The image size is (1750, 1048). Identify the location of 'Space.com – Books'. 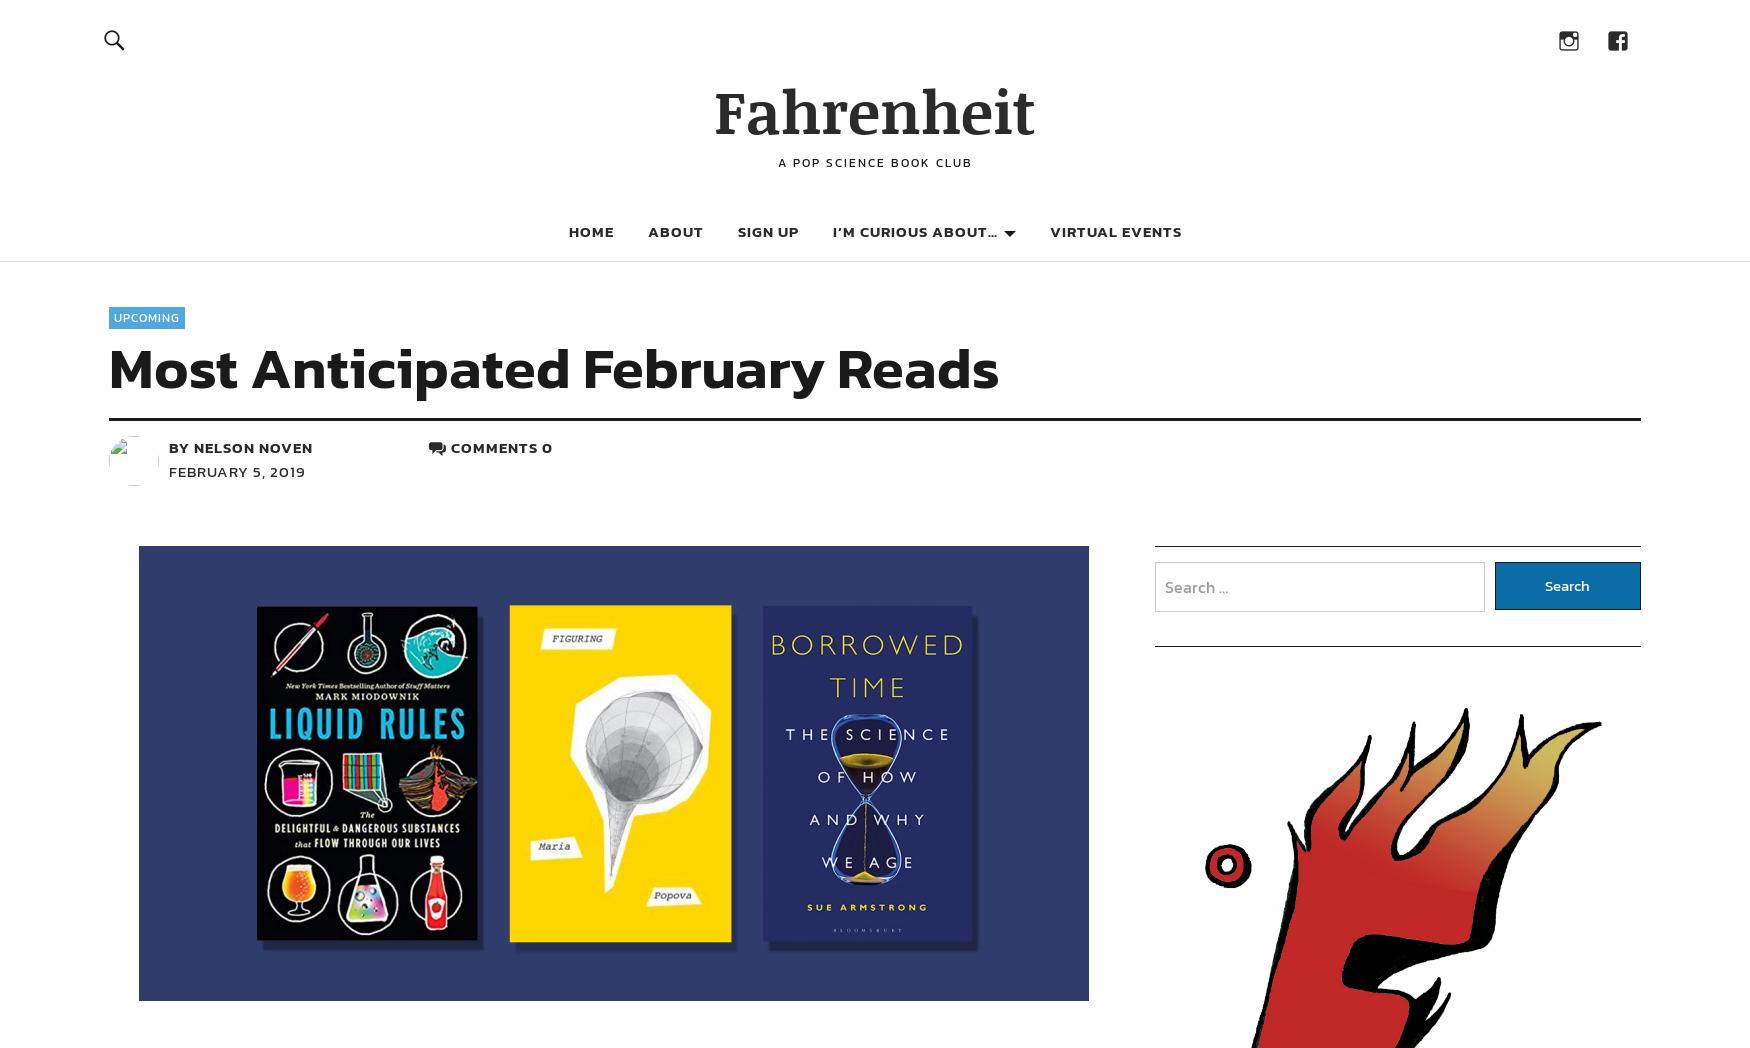
(1302, 274).